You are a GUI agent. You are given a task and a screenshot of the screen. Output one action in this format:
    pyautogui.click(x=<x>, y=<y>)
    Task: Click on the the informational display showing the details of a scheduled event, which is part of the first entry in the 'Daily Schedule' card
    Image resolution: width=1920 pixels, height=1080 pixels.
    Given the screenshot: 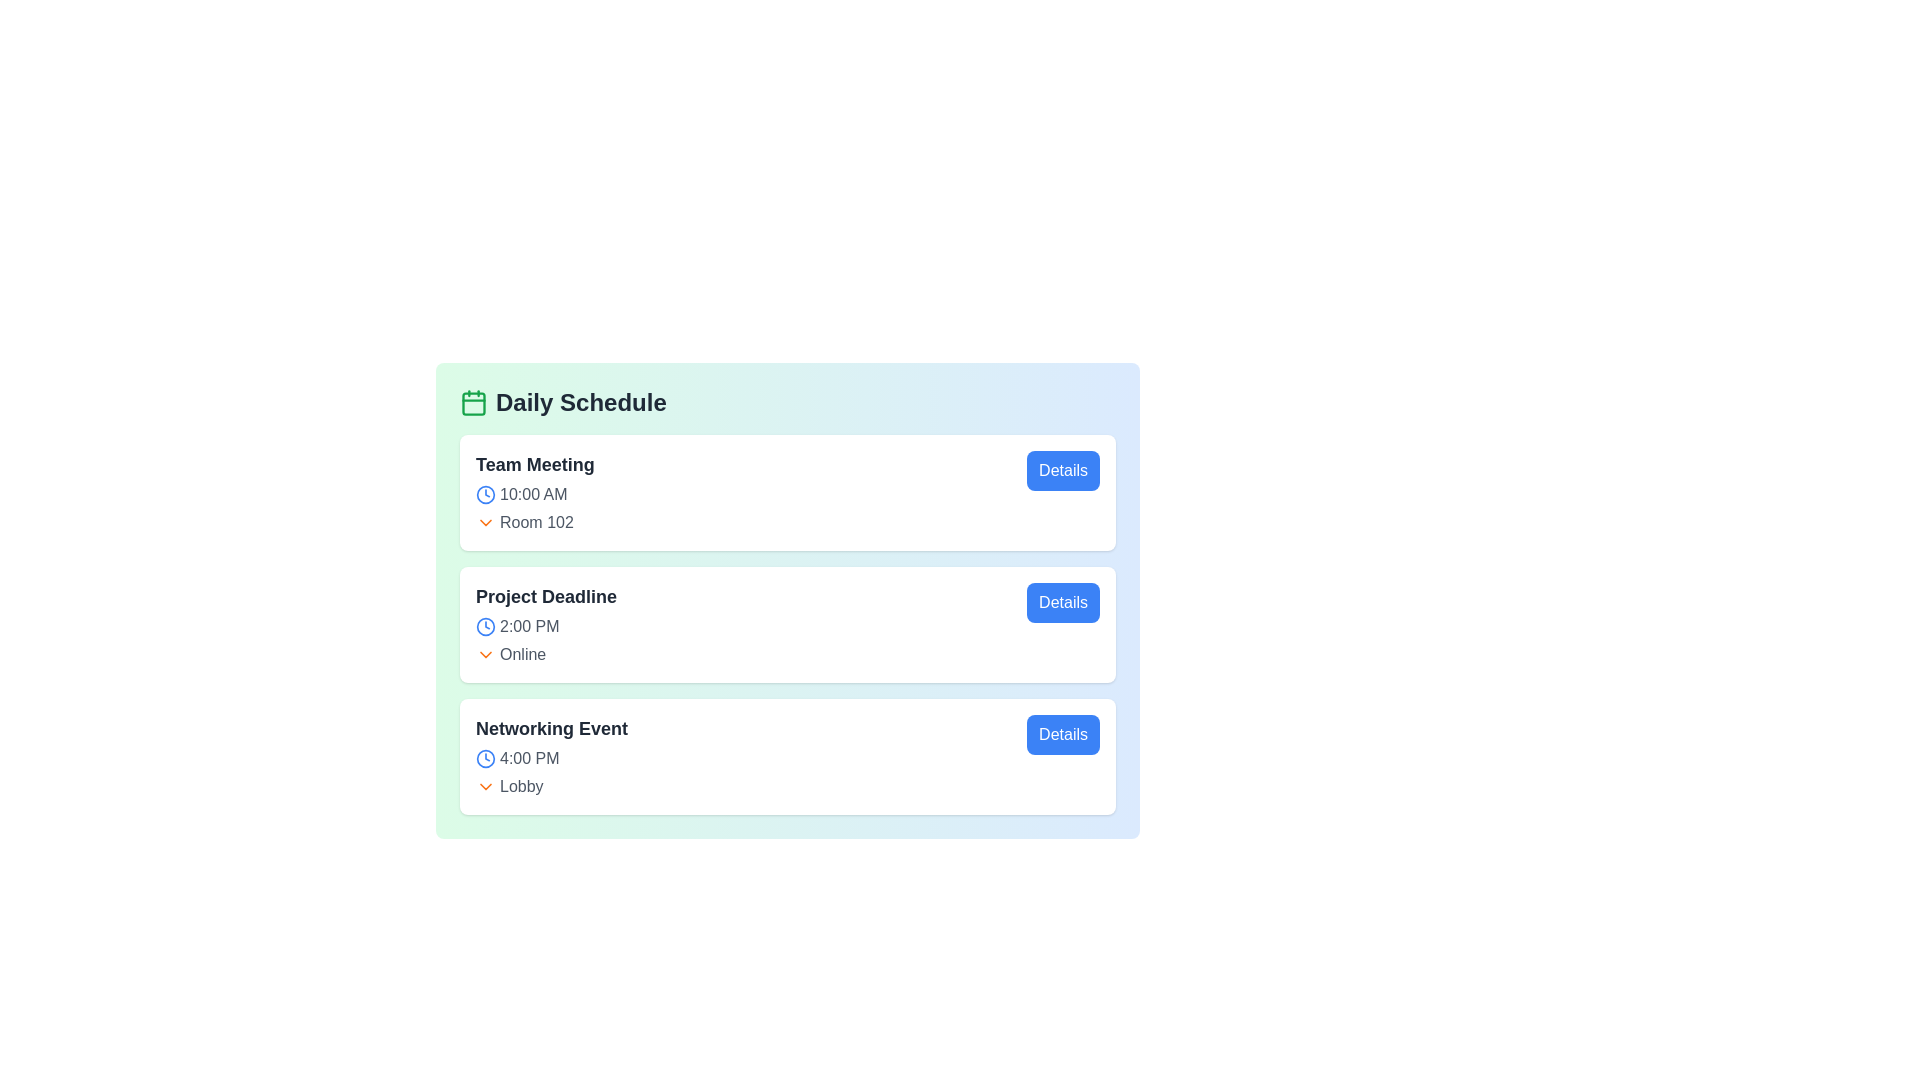 What is the action you would take?
    pyautogui.click(x=535, y=493)
    